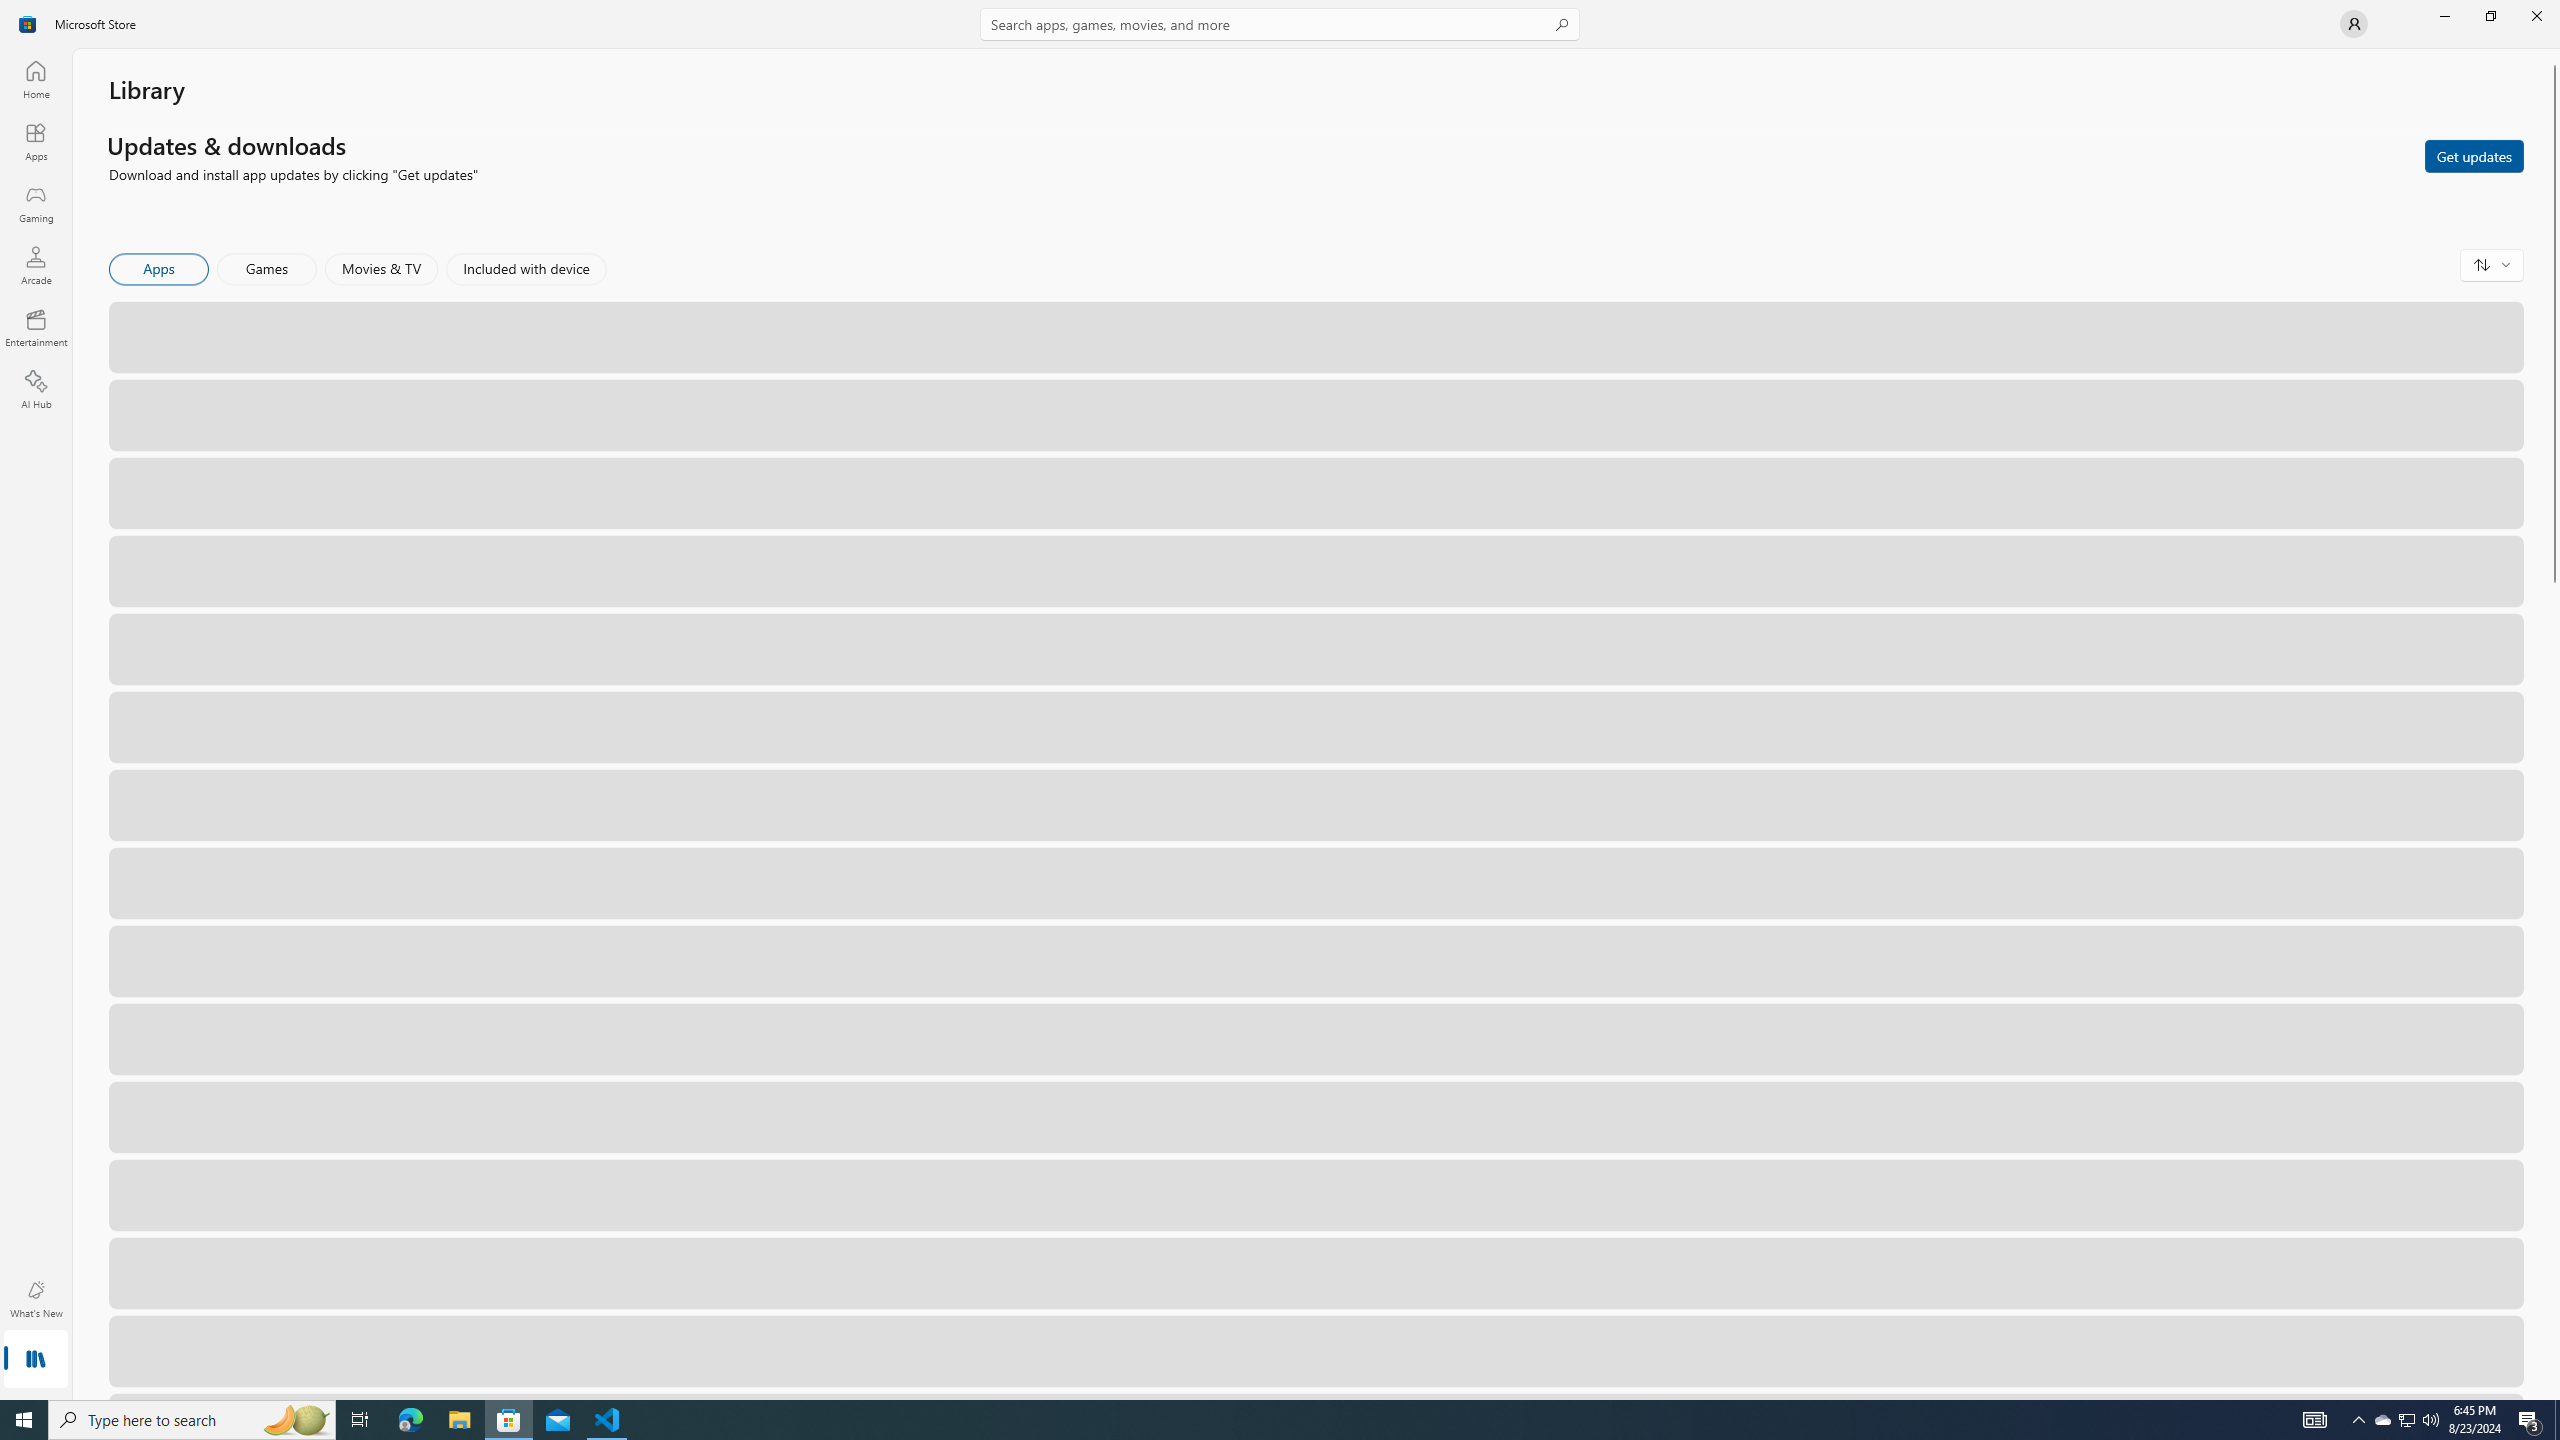 The width and height of the screenshot is (2560, 1440). I want to click on 'Search', so click(1280, 23).